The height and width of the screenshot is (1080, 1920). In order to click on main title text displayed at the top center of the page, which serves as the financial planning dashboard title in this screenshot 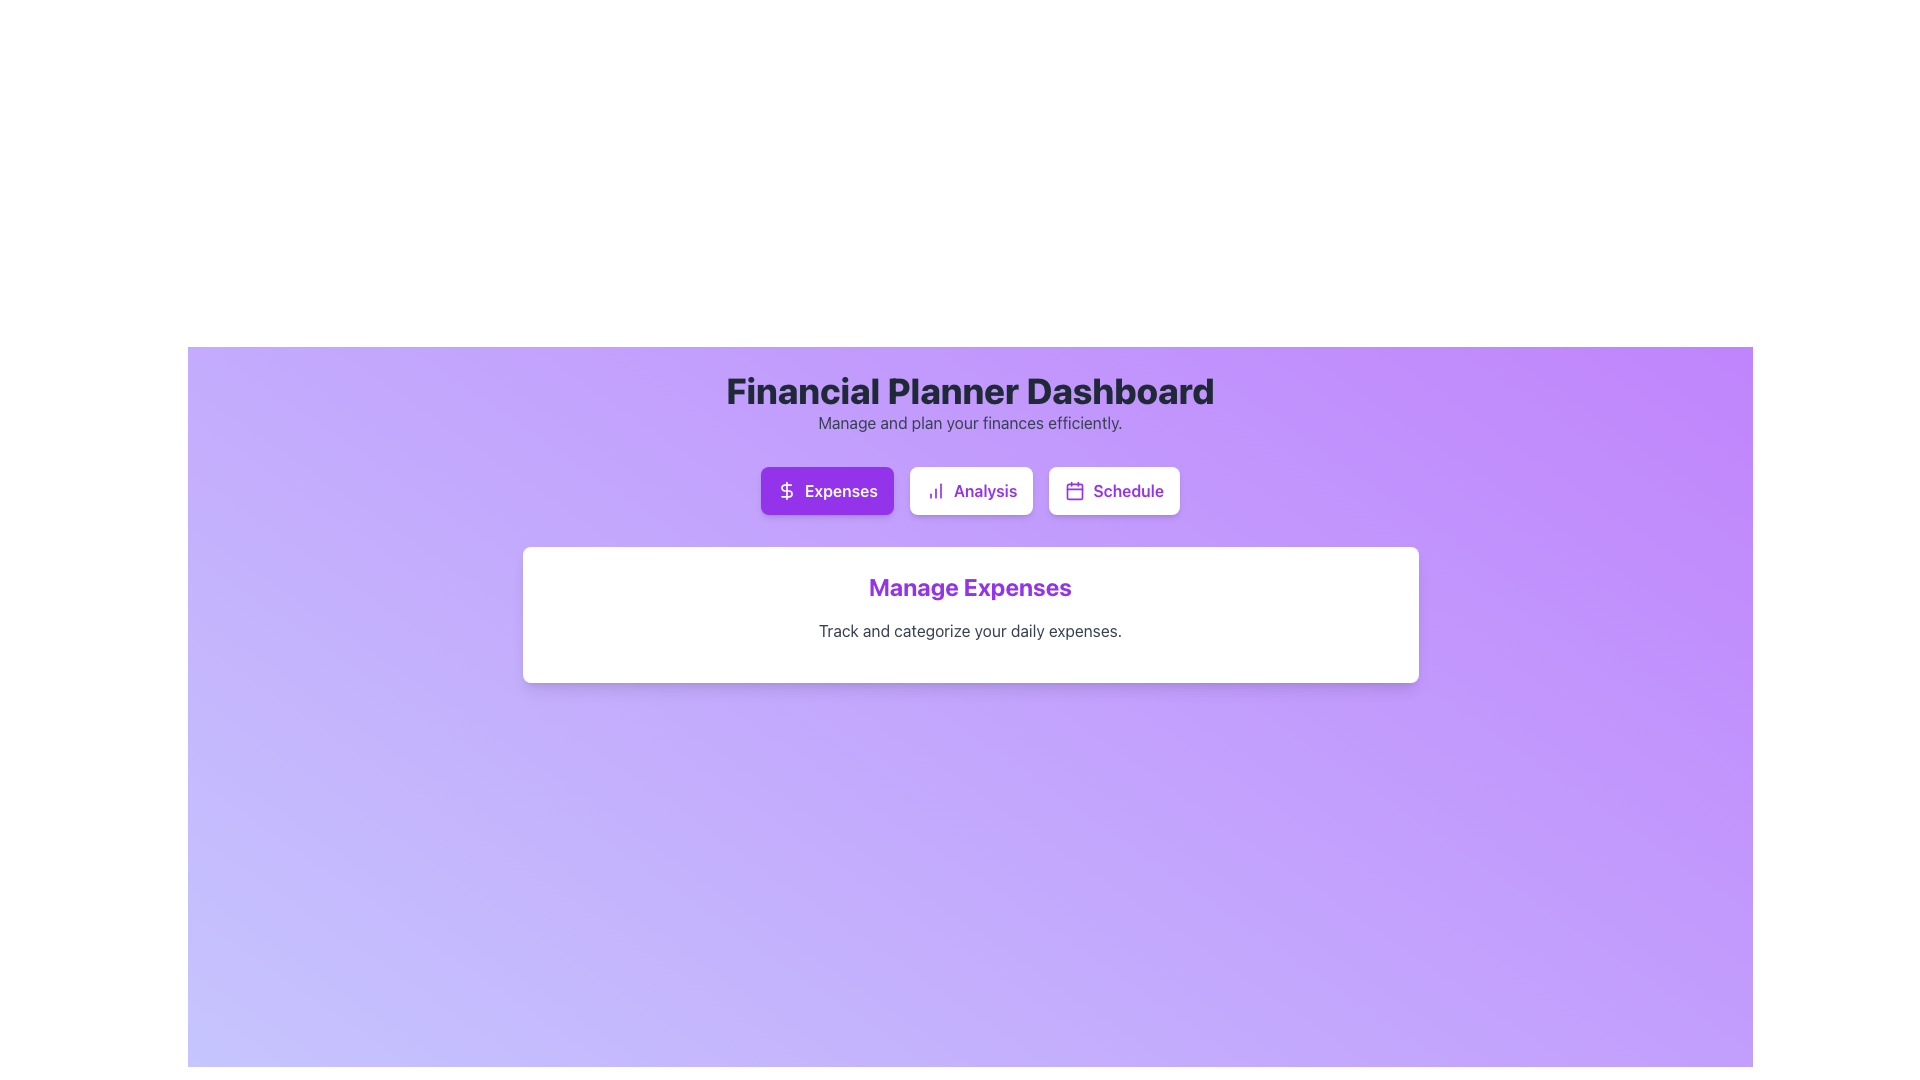, I will do `click(970, 390)`.